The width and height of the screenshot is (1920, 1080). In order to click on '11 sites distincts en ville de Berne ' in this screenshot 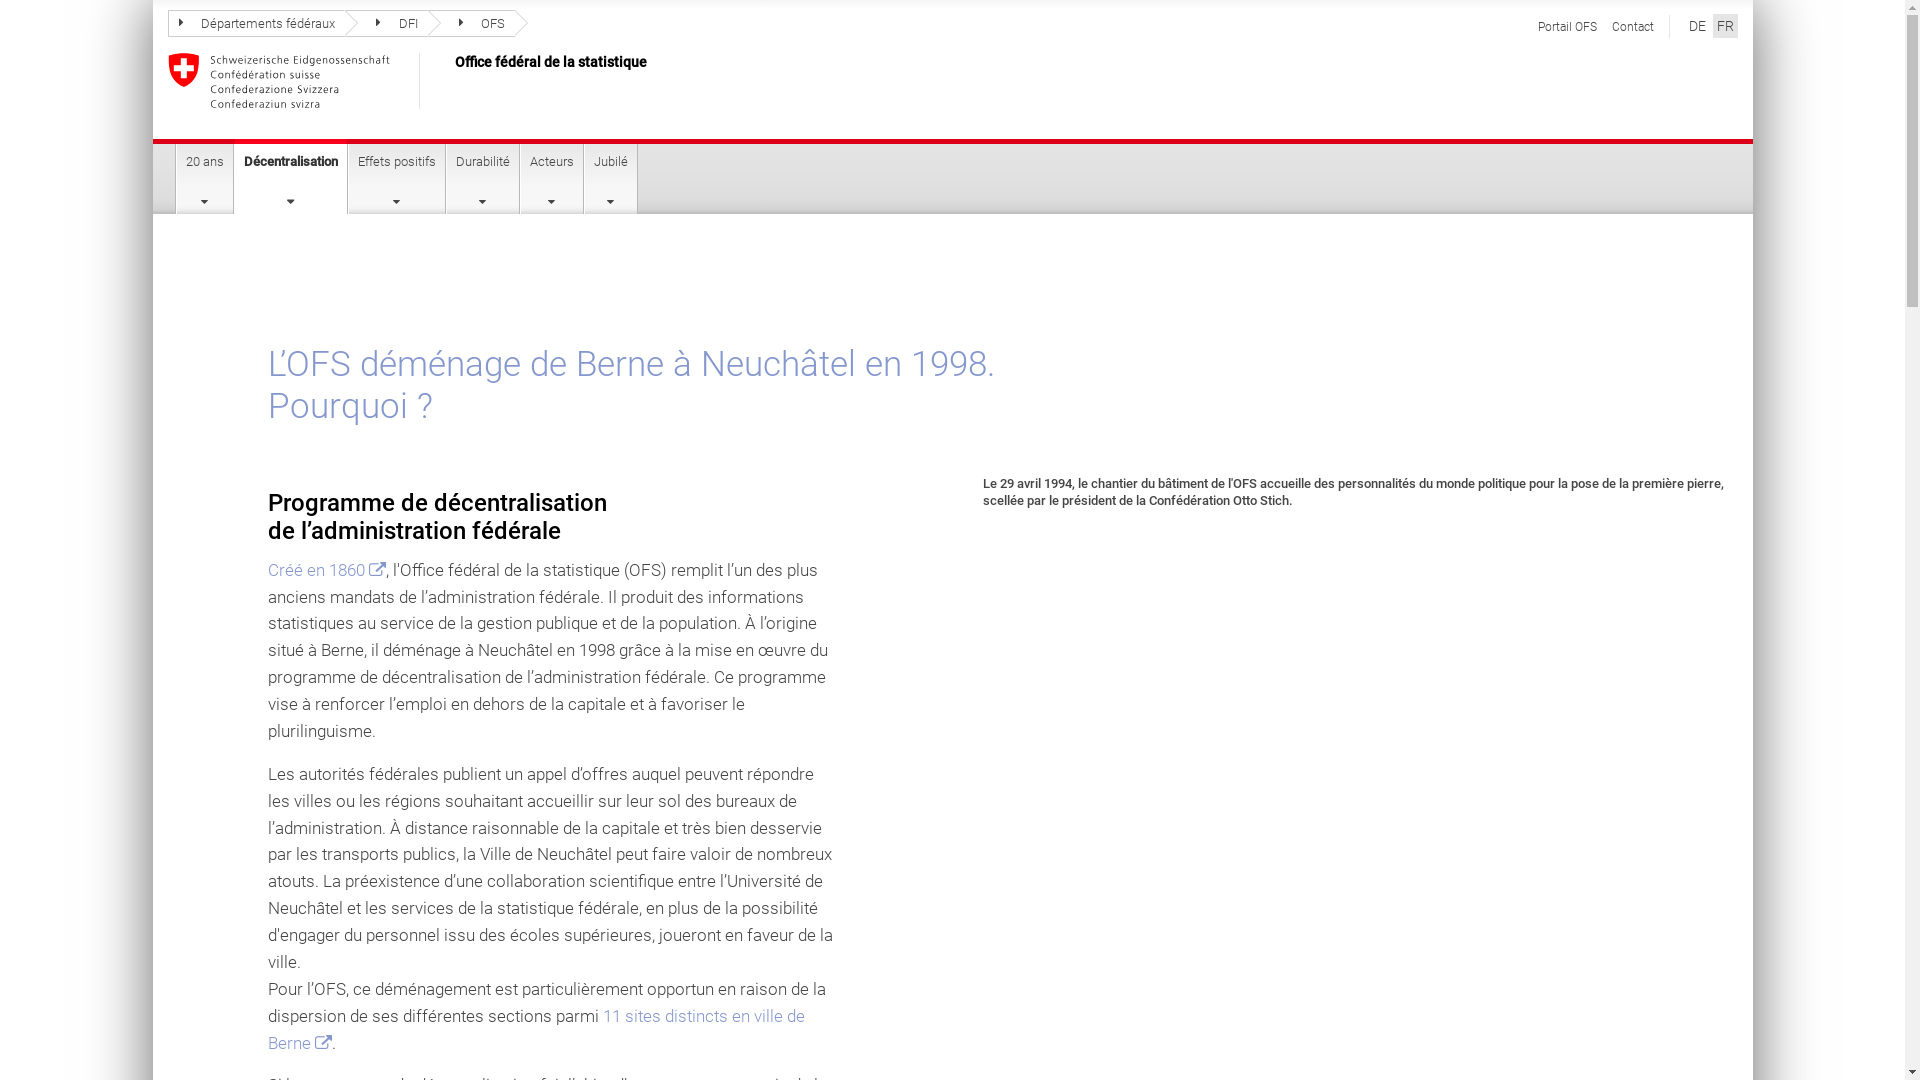, I will do `click(536, 1029)`.